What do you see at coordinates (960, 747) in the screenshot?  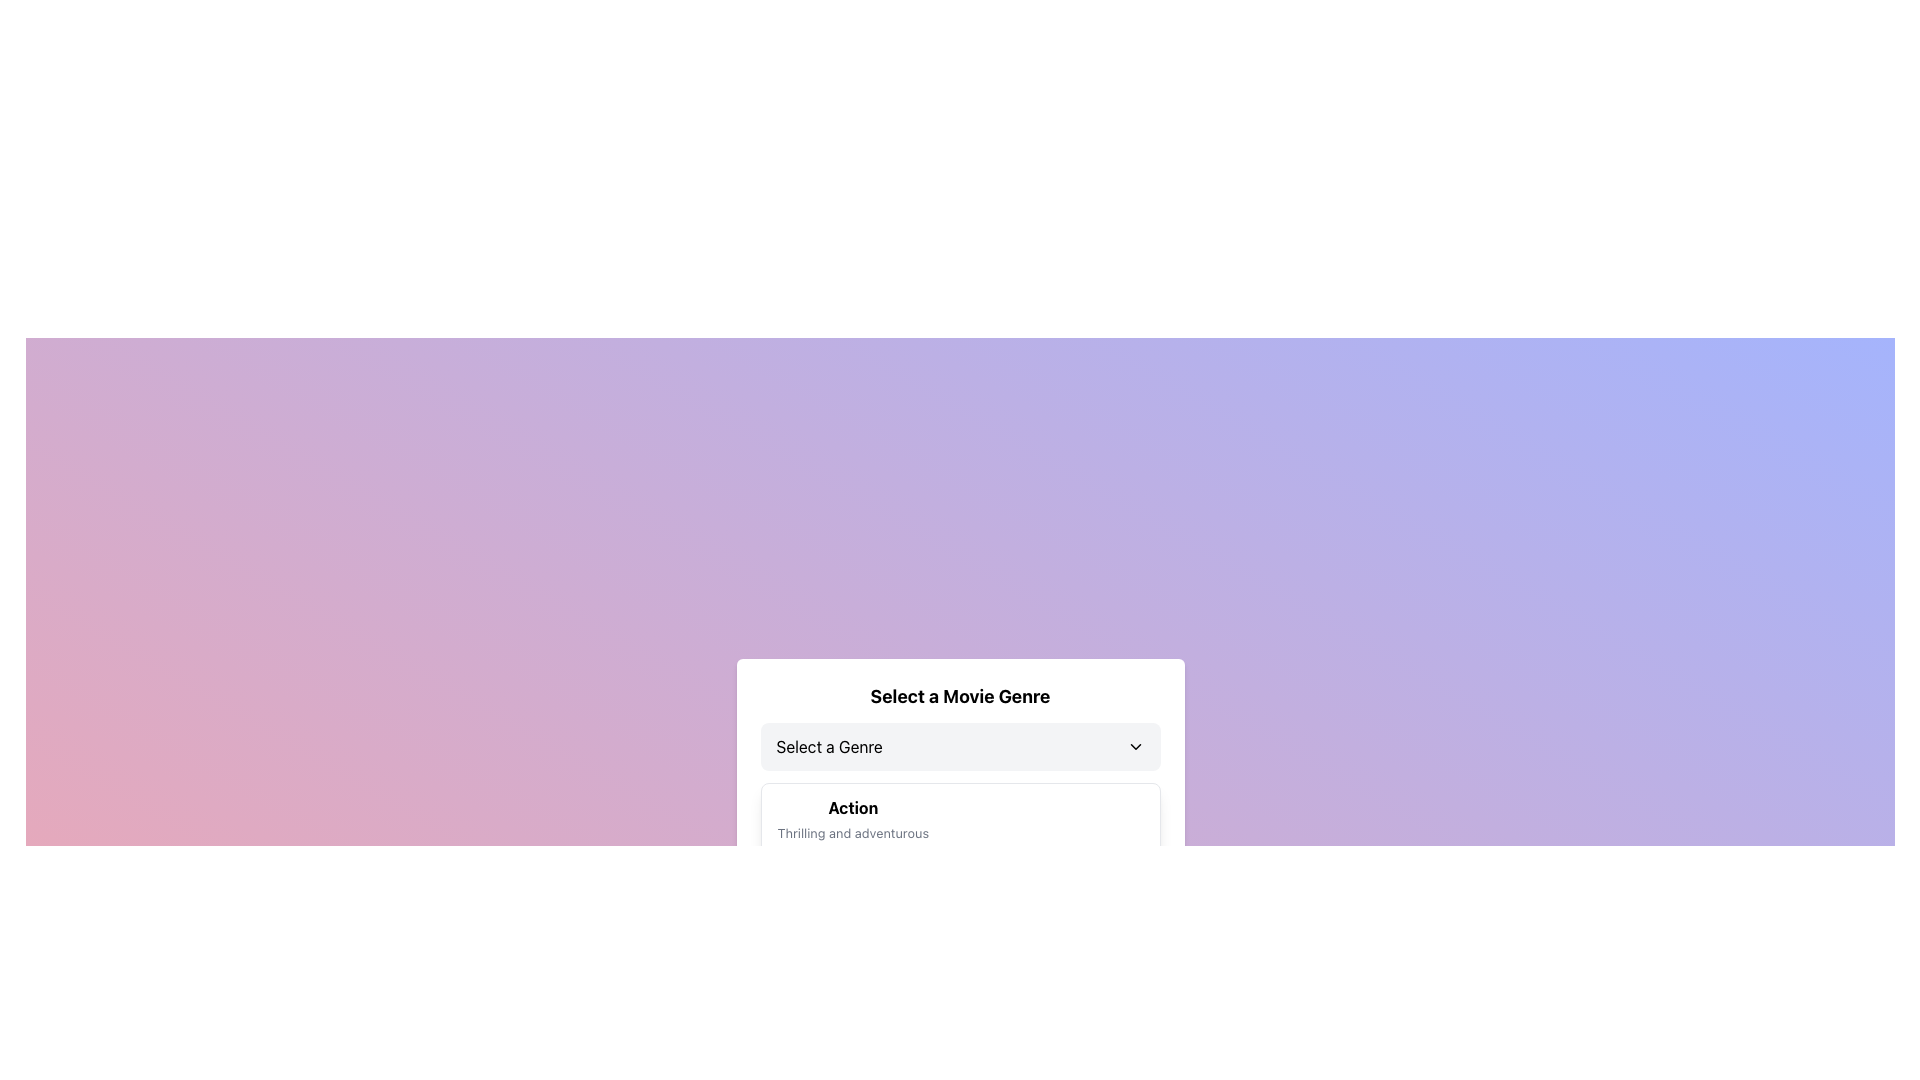 I see `the dropdown menu located below the 'Select a Movie Genre' title` at bounding box center [960, 747].